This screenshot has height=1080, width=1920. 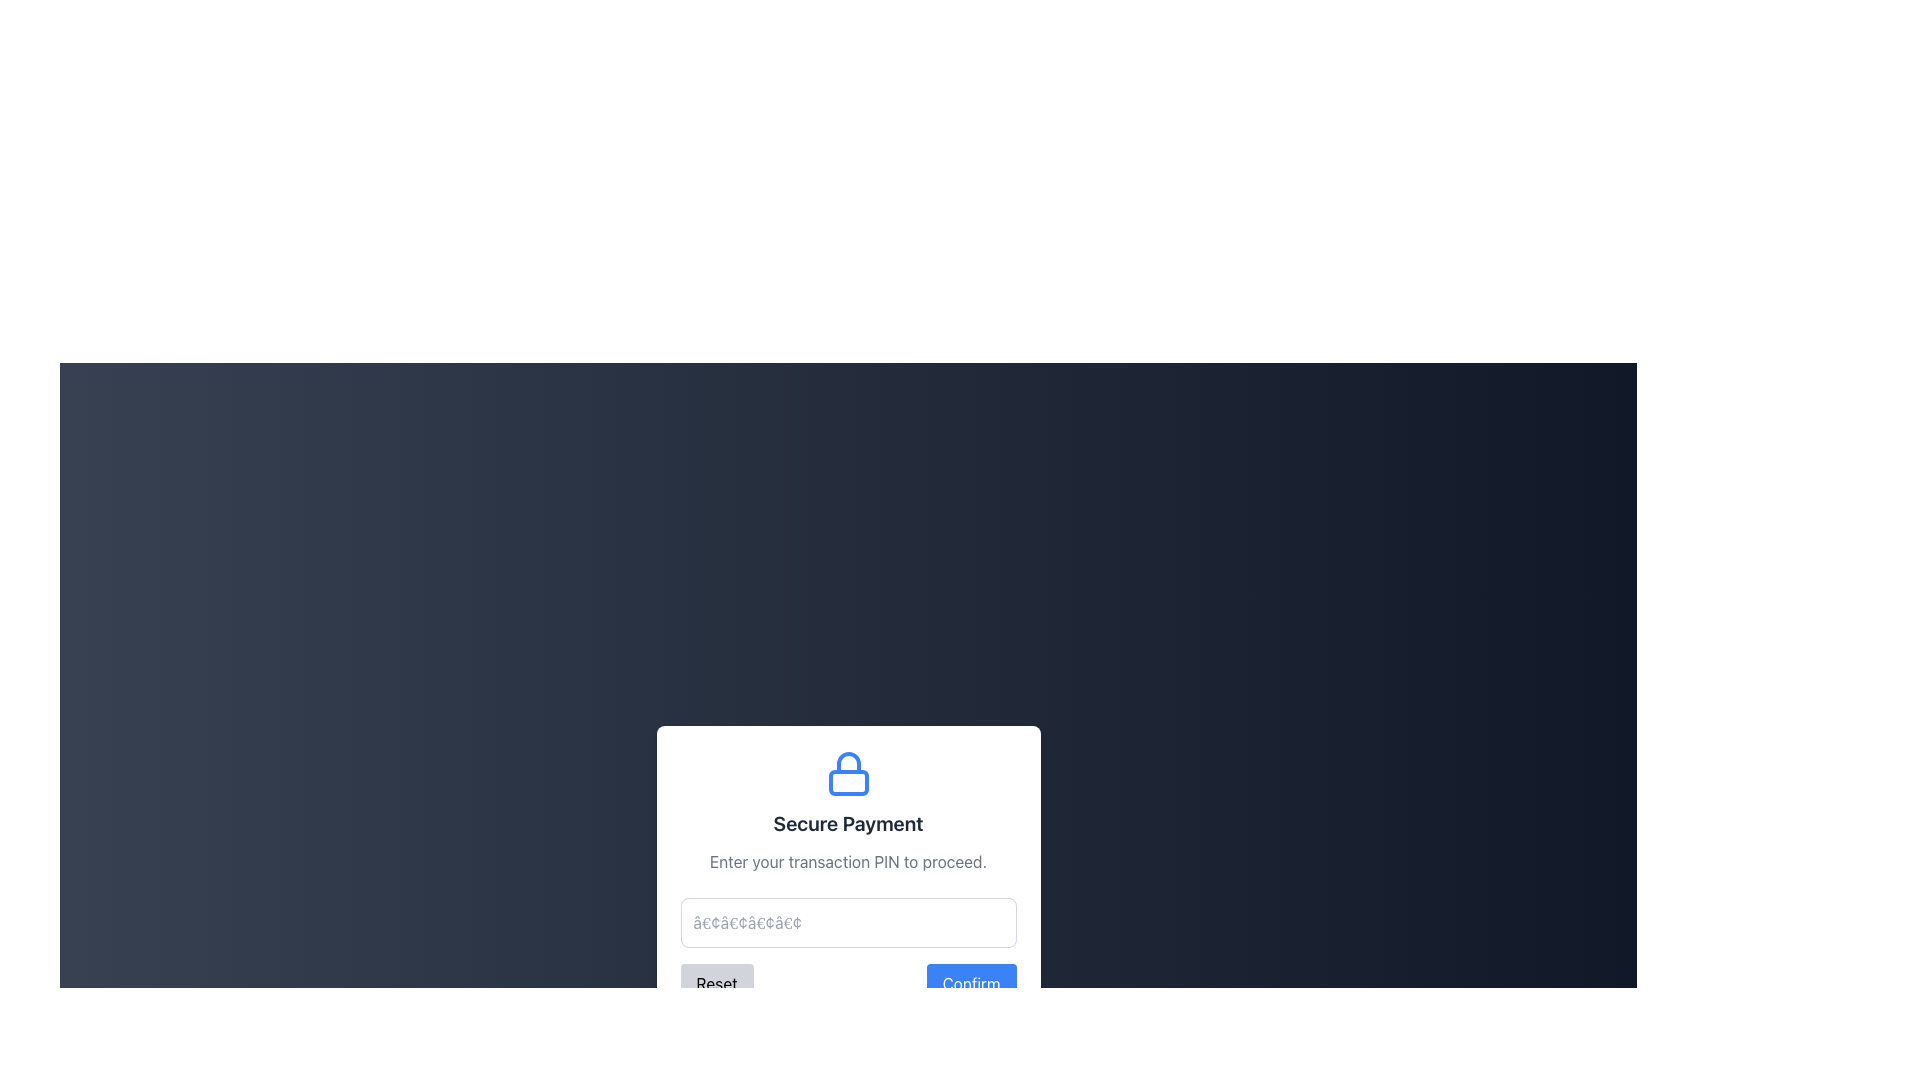 What do you see at coordinates (848, 824) in the screenshot?
I see `the 'Secure Payment' text label, which is styled in bold and larger font, located below a lock icon within a modal` at bounding box center [848, 824].